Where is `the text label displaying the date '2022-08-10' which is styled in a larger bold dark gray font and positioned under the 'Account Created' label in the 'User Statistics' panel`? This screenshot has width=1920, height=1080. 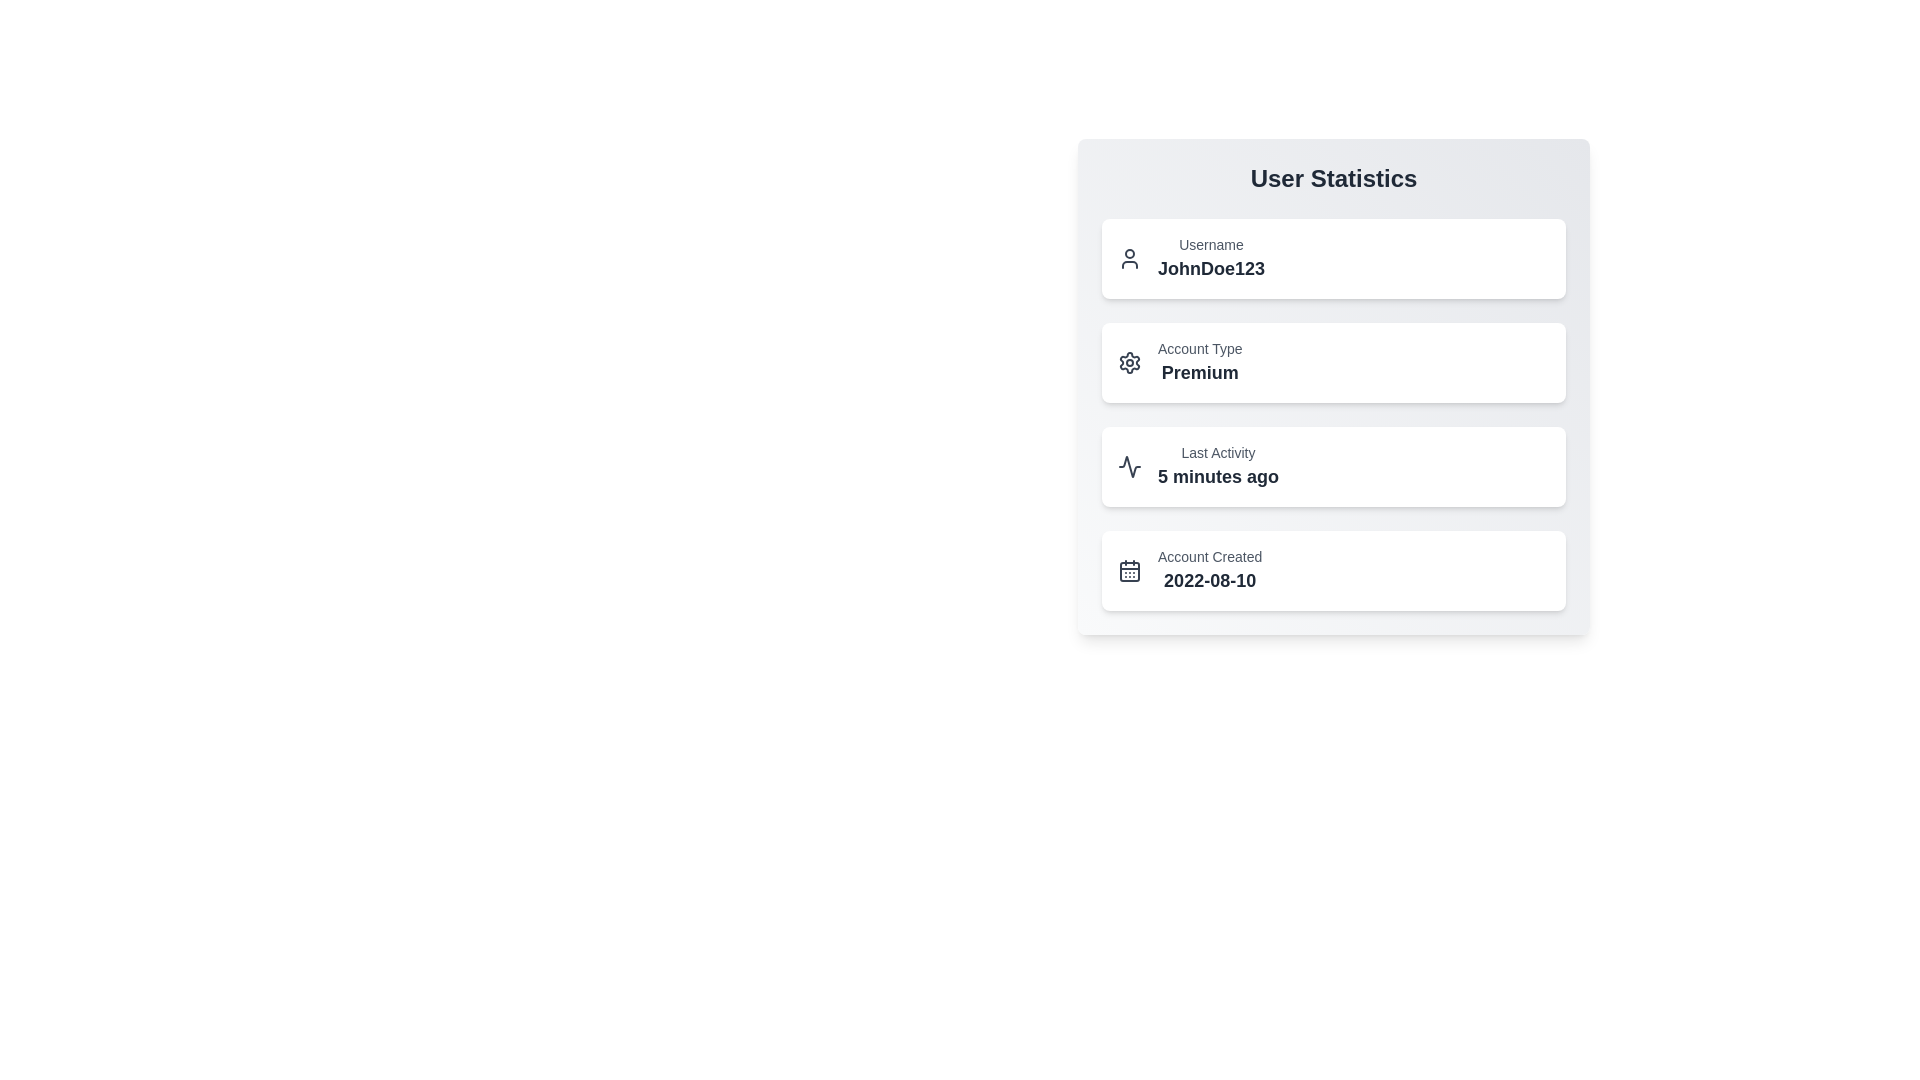
the text label displaying the date '2022-08-10' which is styled in a larger bold dark gray font and positioned under the 'Account Created' label in the 'User Statistics' panel is located at coordinates (1209, 581).